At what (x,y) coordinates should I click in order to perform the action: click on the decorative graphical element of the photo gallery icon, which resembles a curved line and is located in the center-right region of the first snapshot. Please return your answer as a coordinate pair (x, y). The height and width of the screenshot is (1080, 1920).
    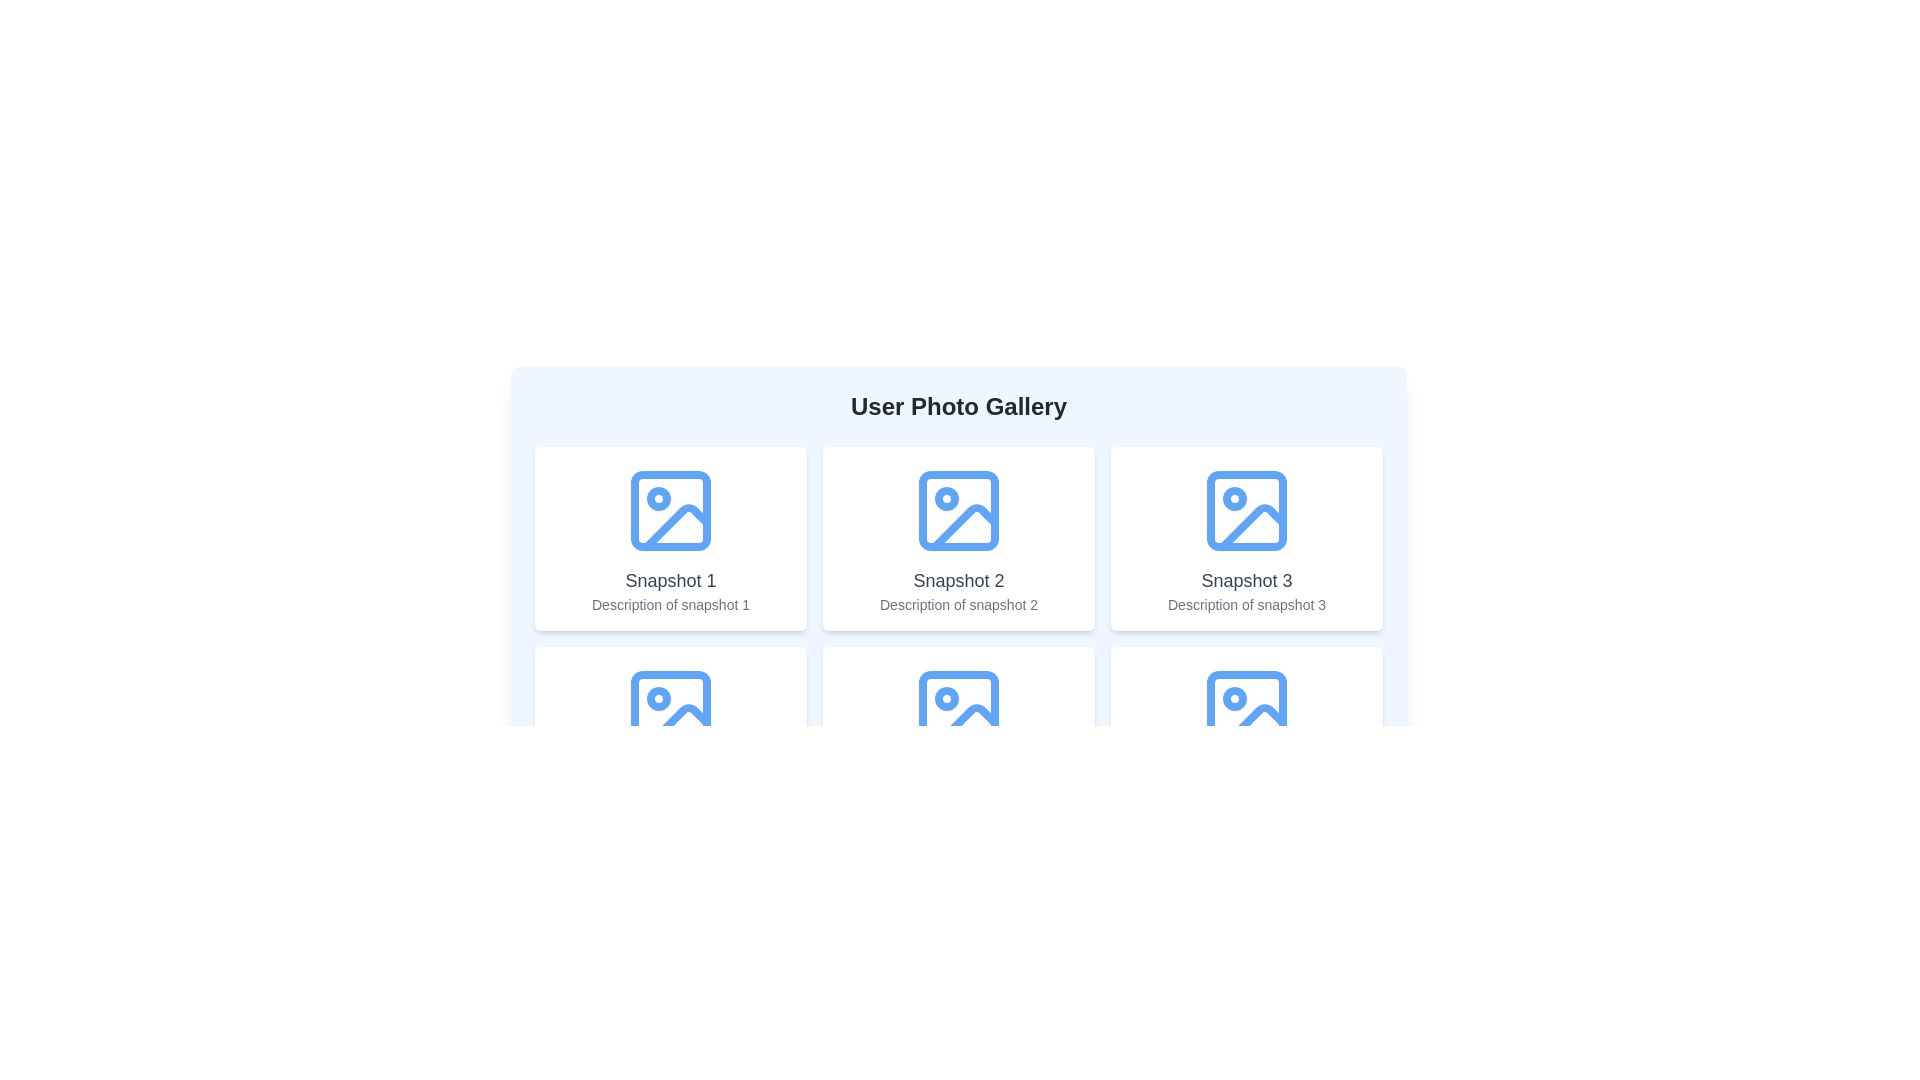
    Looking at the image, I should click on (676, 526).